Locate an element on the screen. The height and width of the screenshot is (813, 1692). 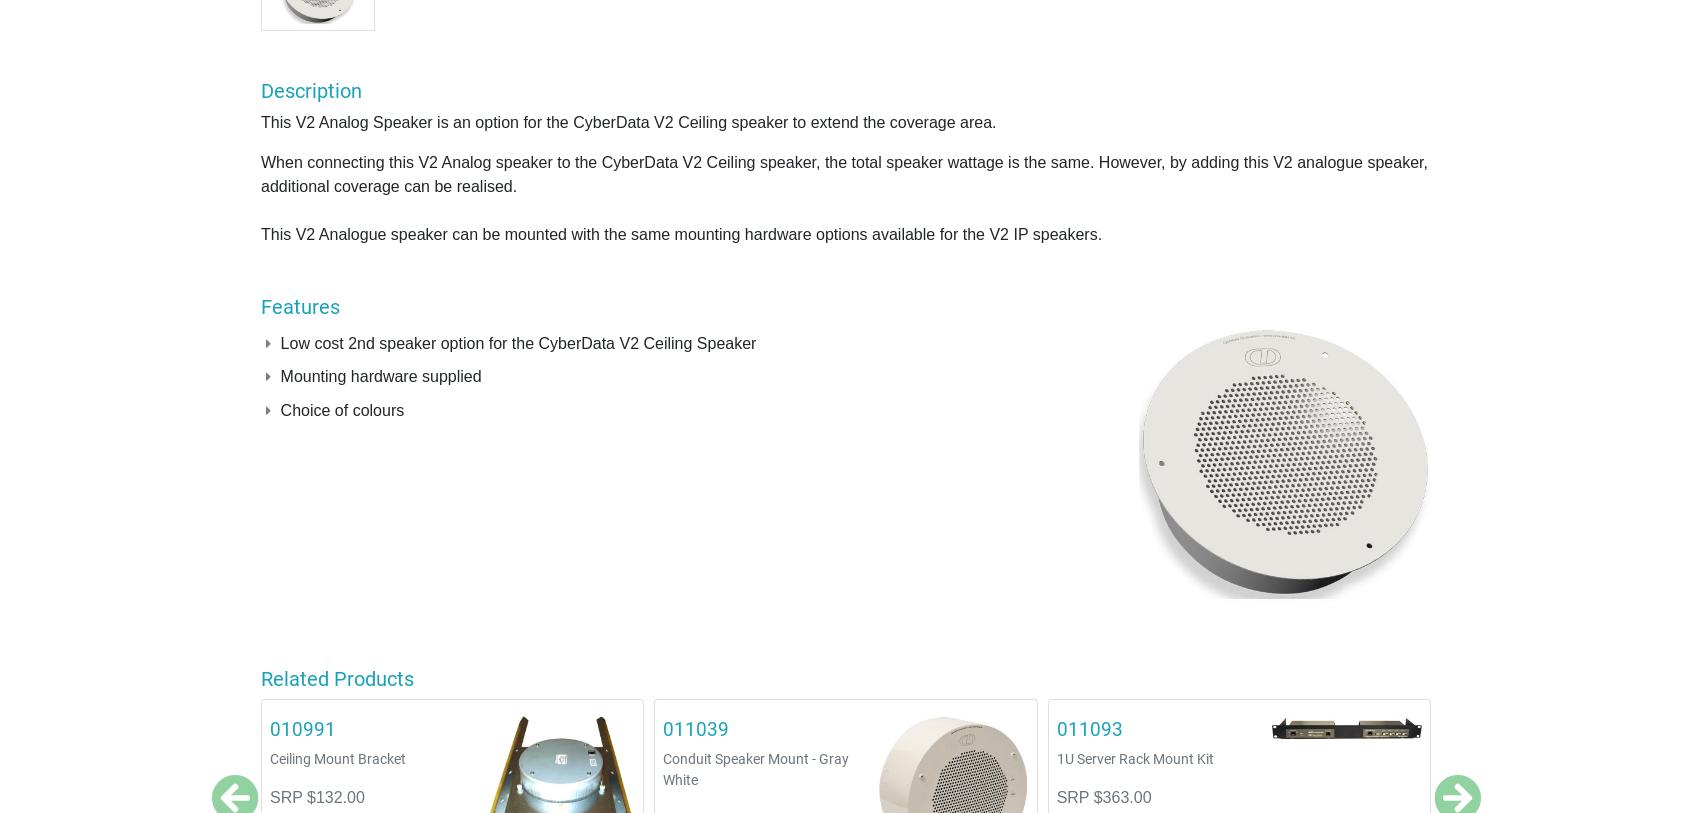
'Choice of colours' is located at coordinates (340, 409).